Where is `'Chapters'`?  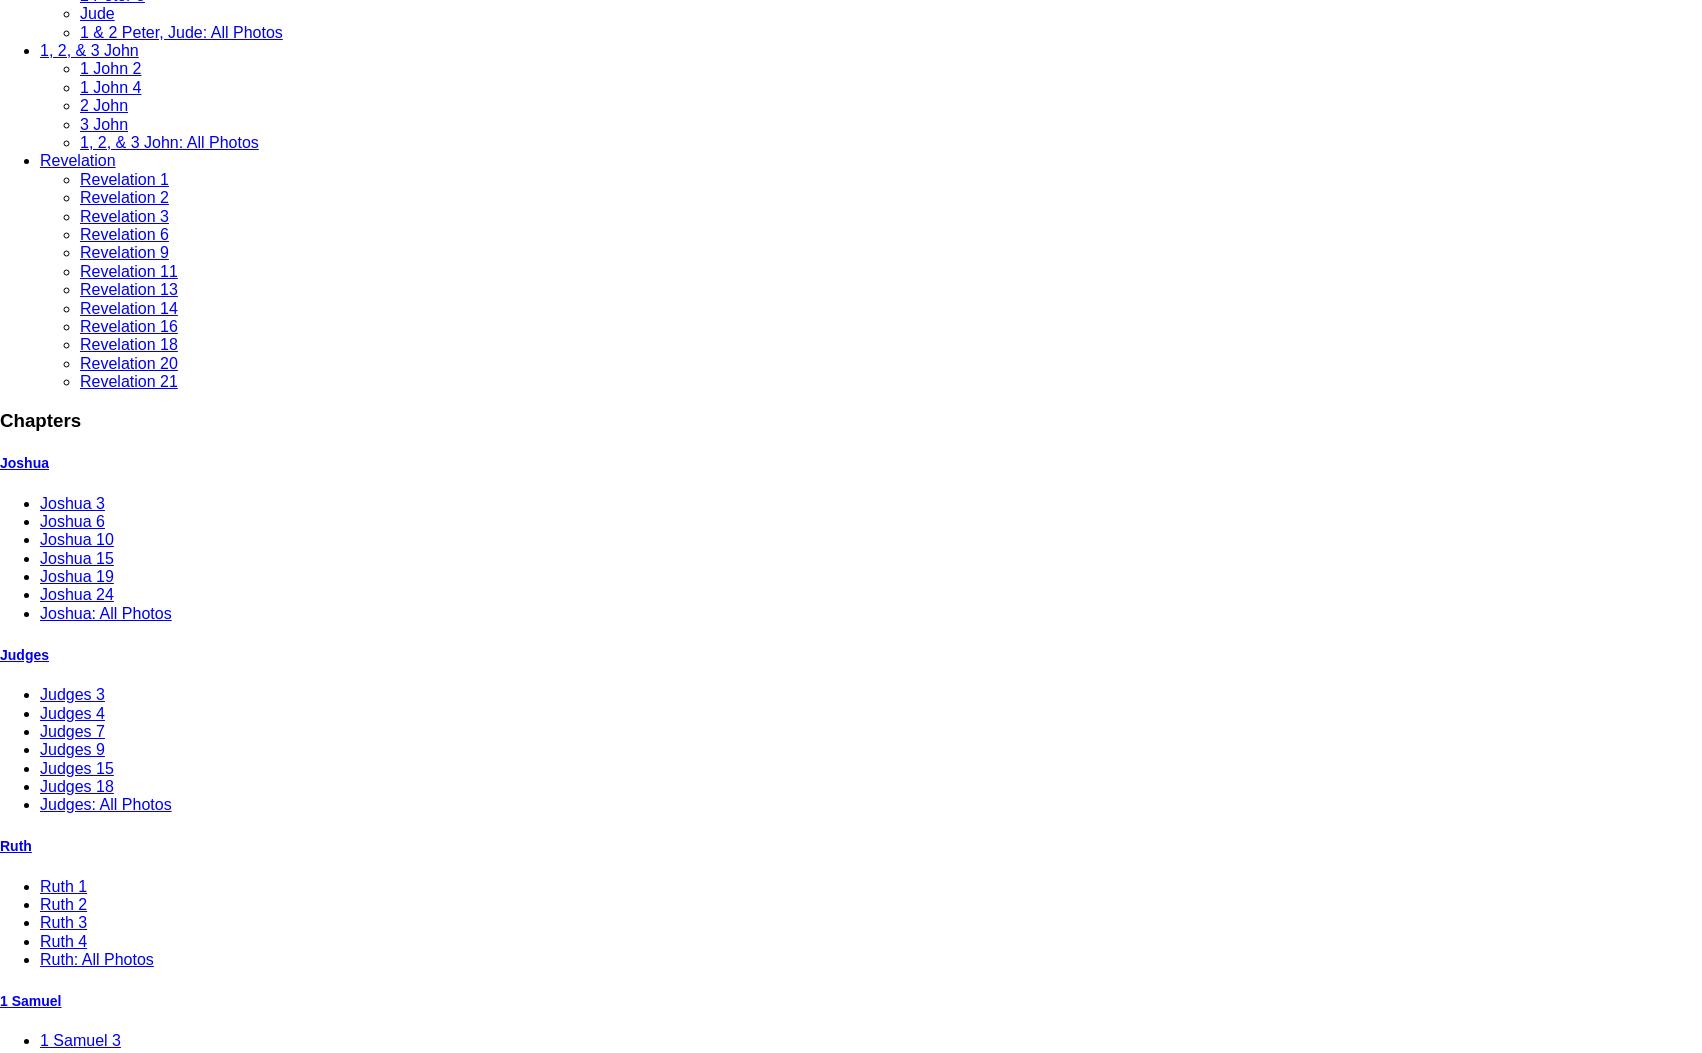 'Chapters' is located at coordinates (40, 420).